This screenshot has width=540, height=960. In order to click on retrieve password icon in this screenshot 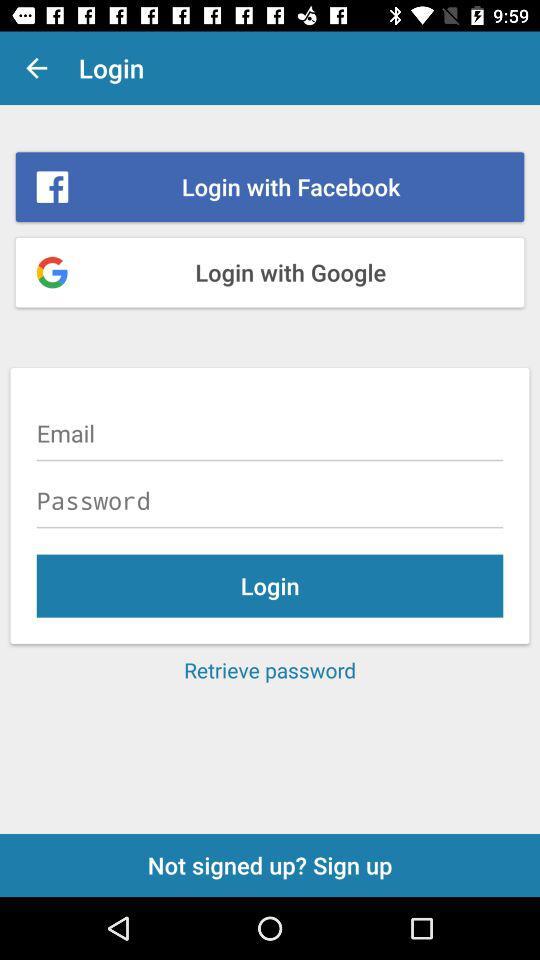, I will do `click(270, 670)`.